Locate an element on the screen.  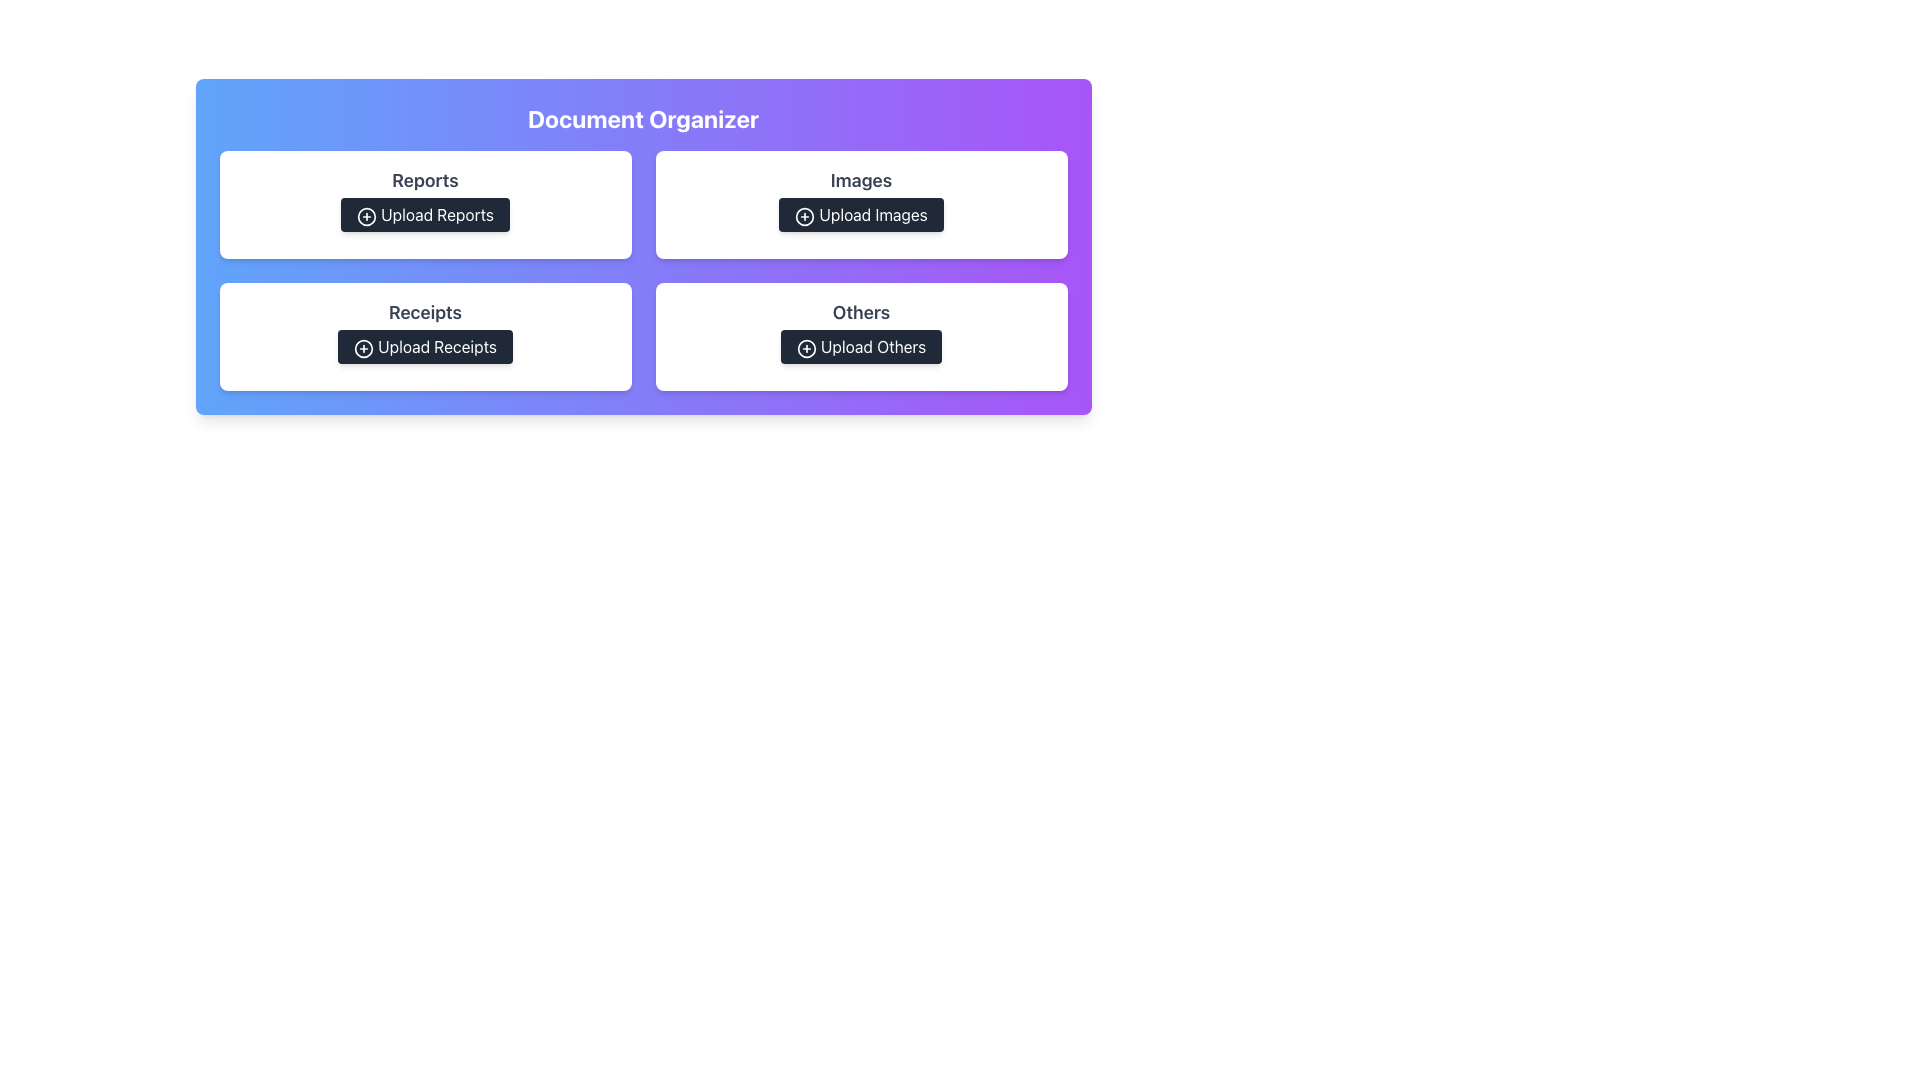
the Text Label that serves as a header for actions related to receipts, located above the 'Upload Receipts' button within a white card in the bottom-left quadrant of the interface is located at coordinates (424, 312).